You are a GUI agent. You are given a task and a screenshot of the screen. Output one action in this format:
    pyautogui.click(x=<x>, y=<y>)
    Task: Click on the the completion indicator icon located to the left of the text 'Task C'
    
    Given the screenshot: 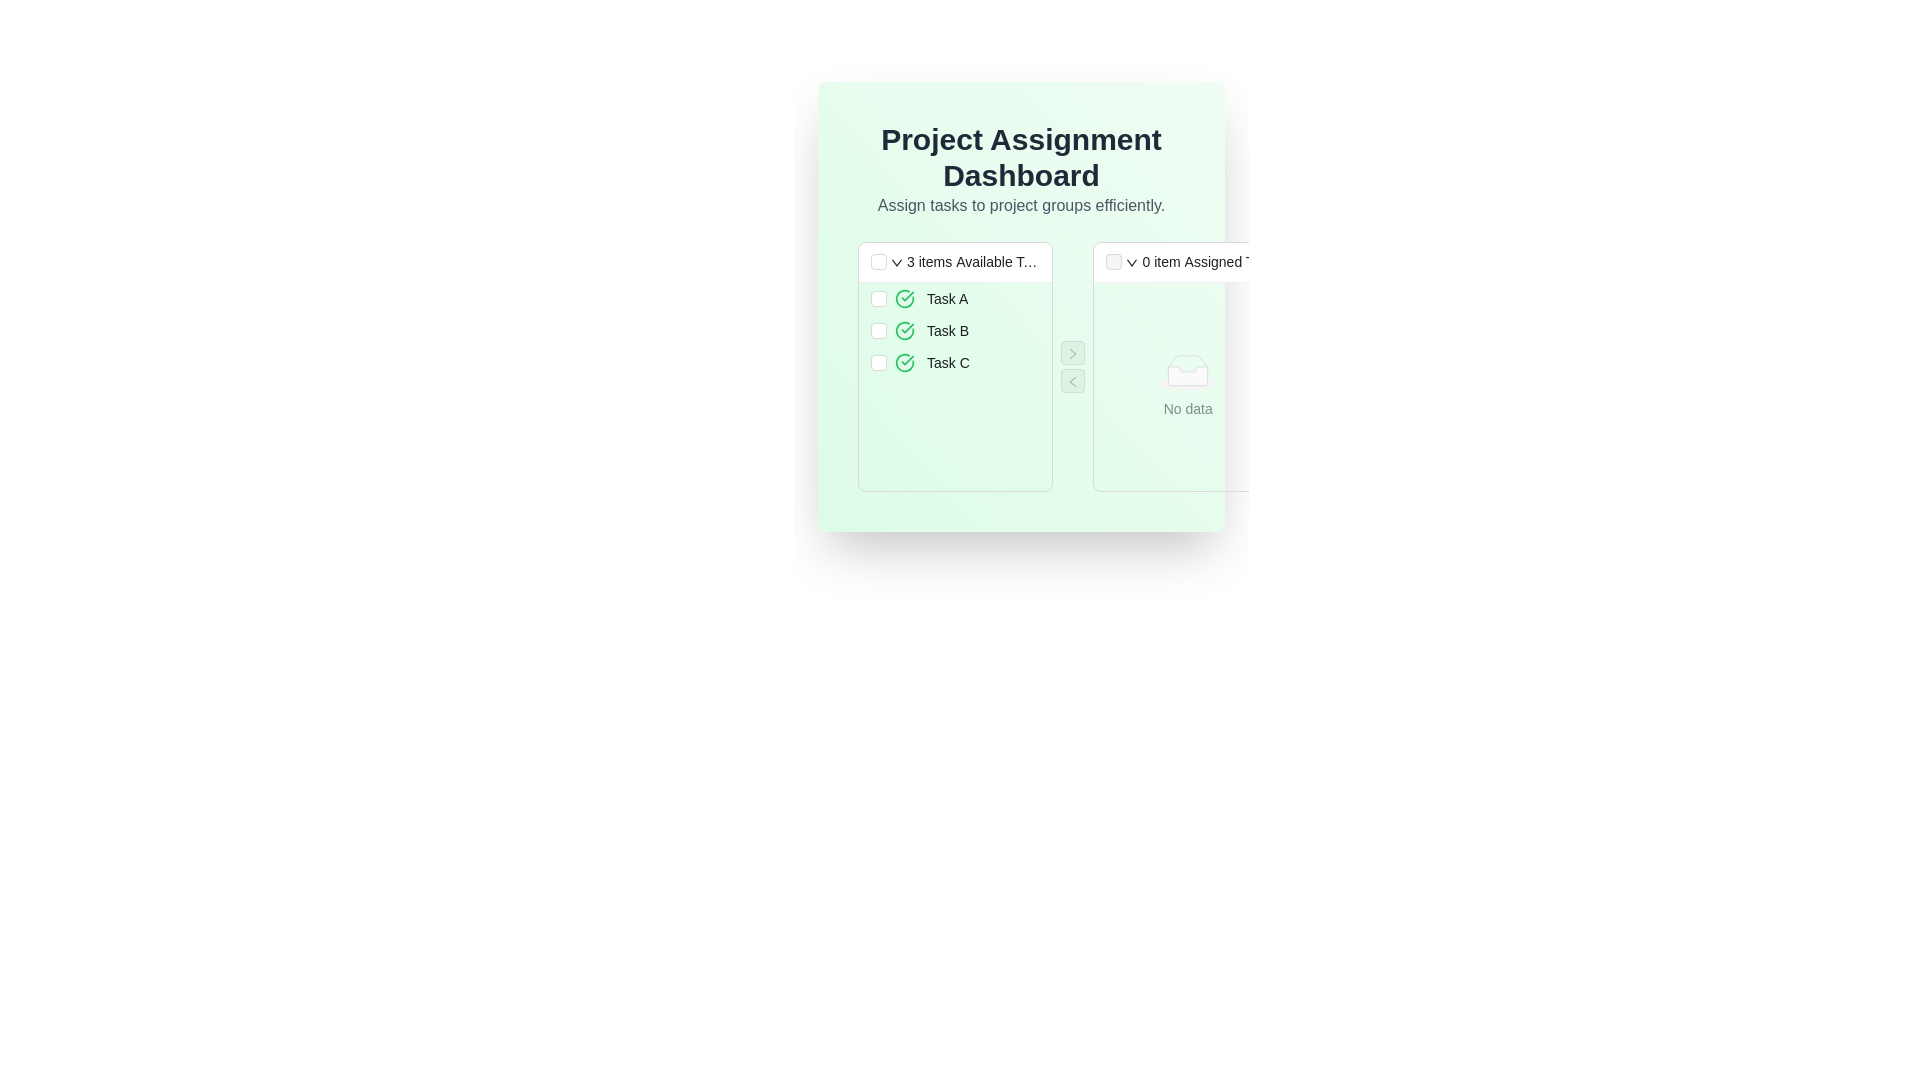 What is the action you would take?
    pyautogui.click(x=904, y=362)
    